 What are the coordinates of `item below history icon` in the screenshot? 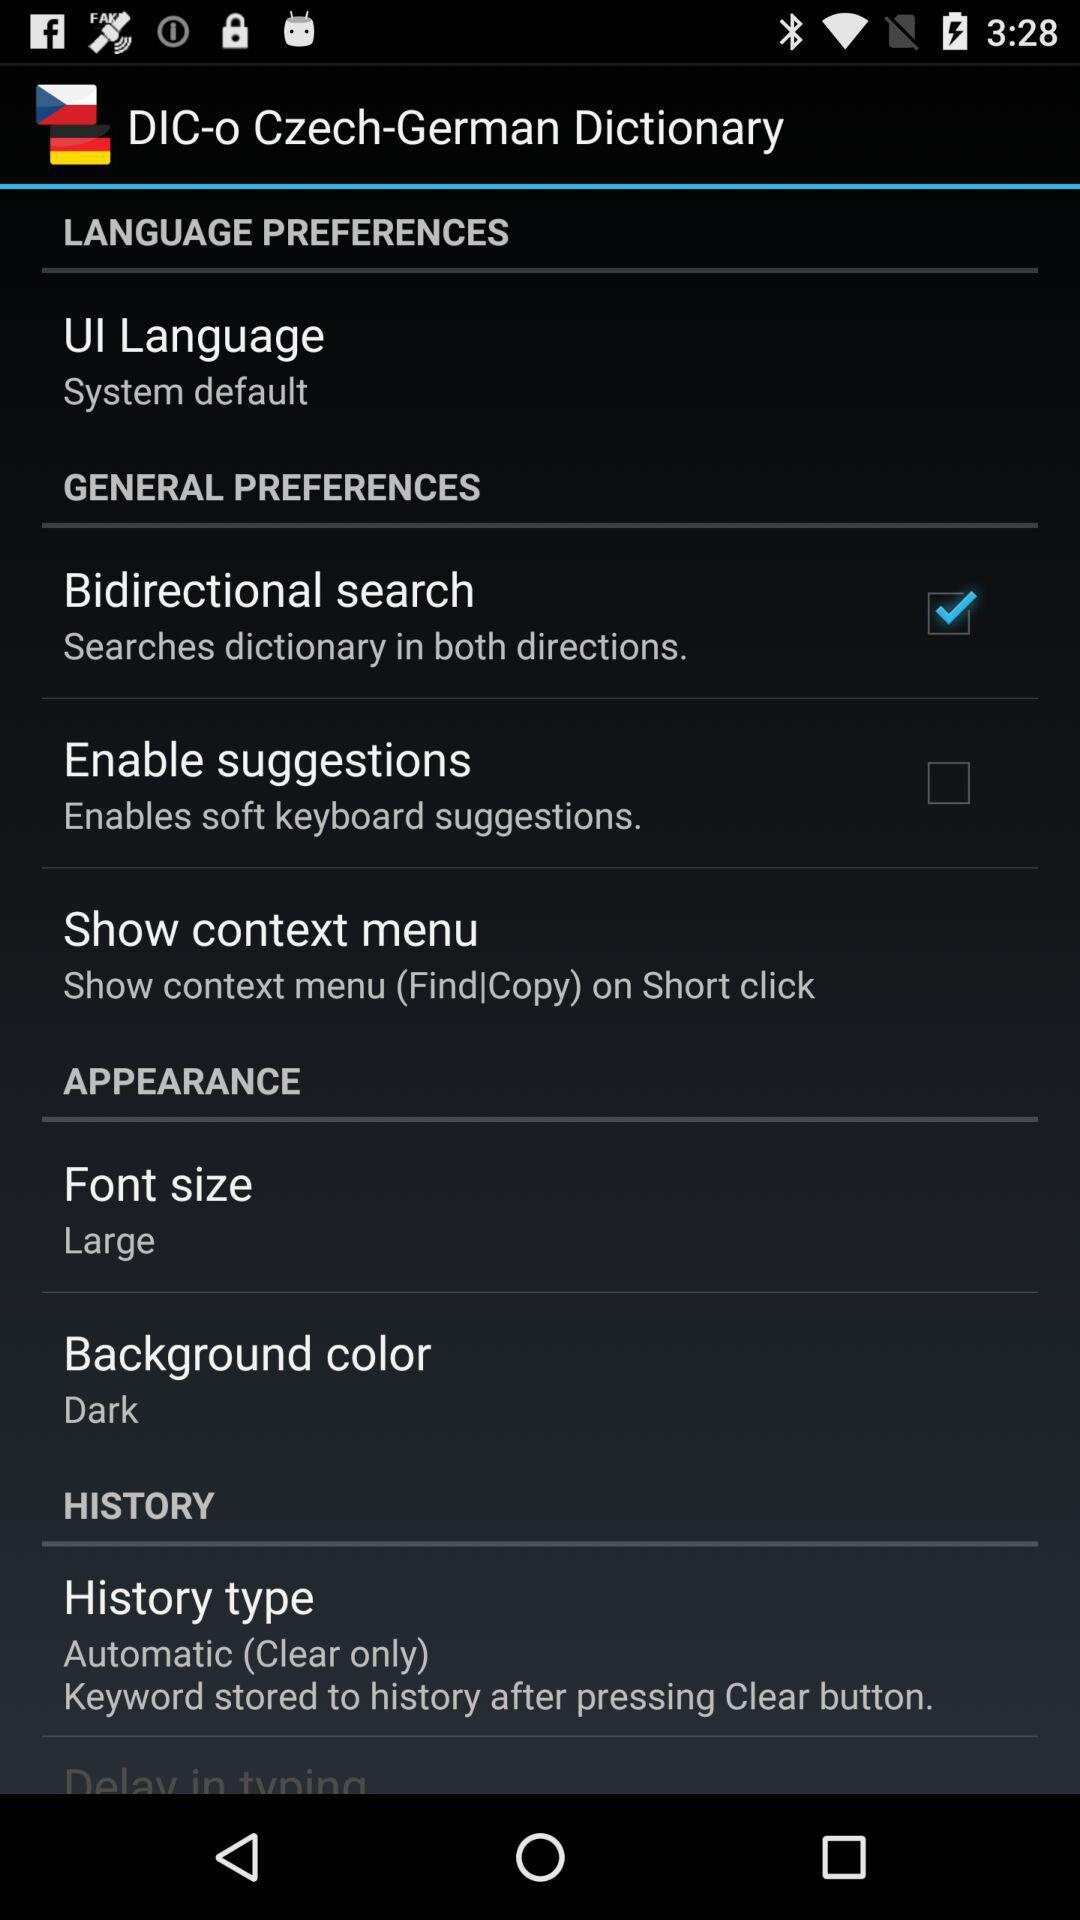 It's located at (188, 1594).